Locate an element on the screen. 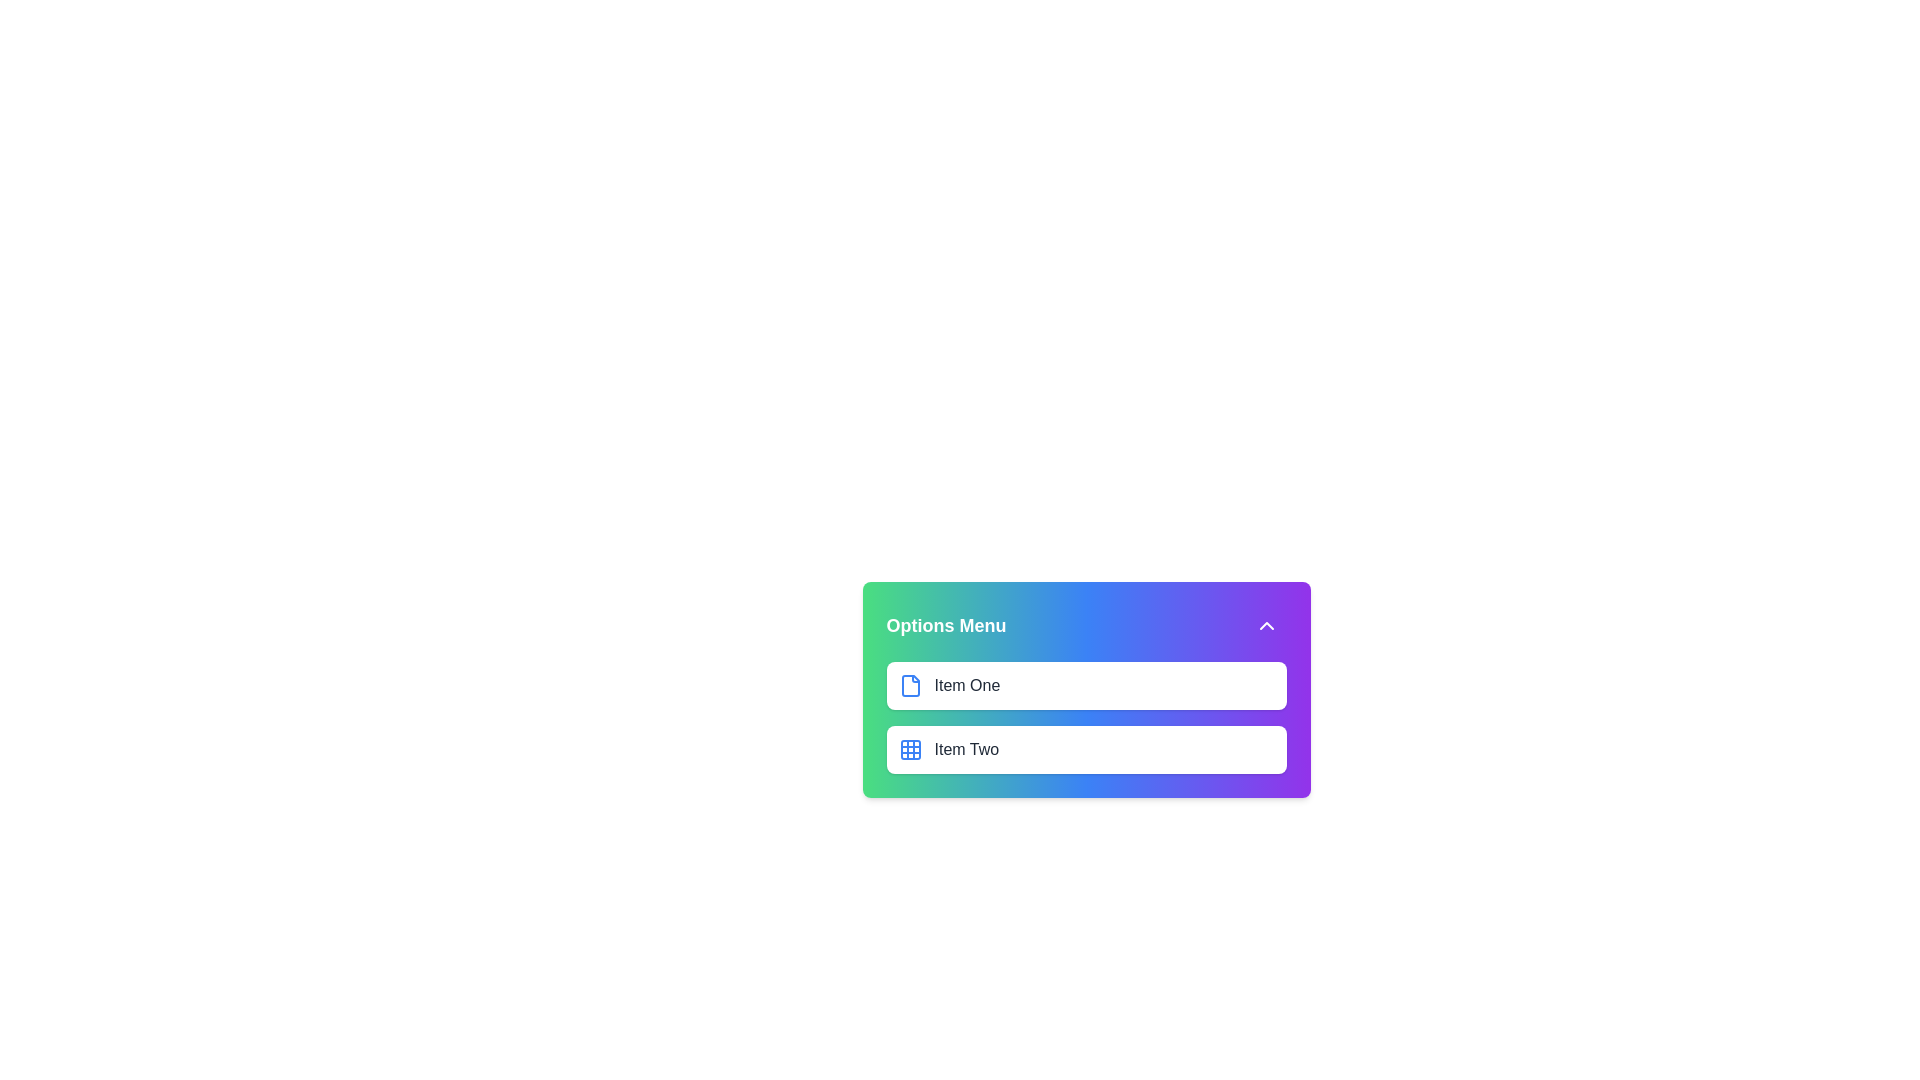  the blue icon resembling a 3x3 grid of squares, which is positioned to the left of the text label 'Item Two' in the list item is located at coordinates (909, 749).